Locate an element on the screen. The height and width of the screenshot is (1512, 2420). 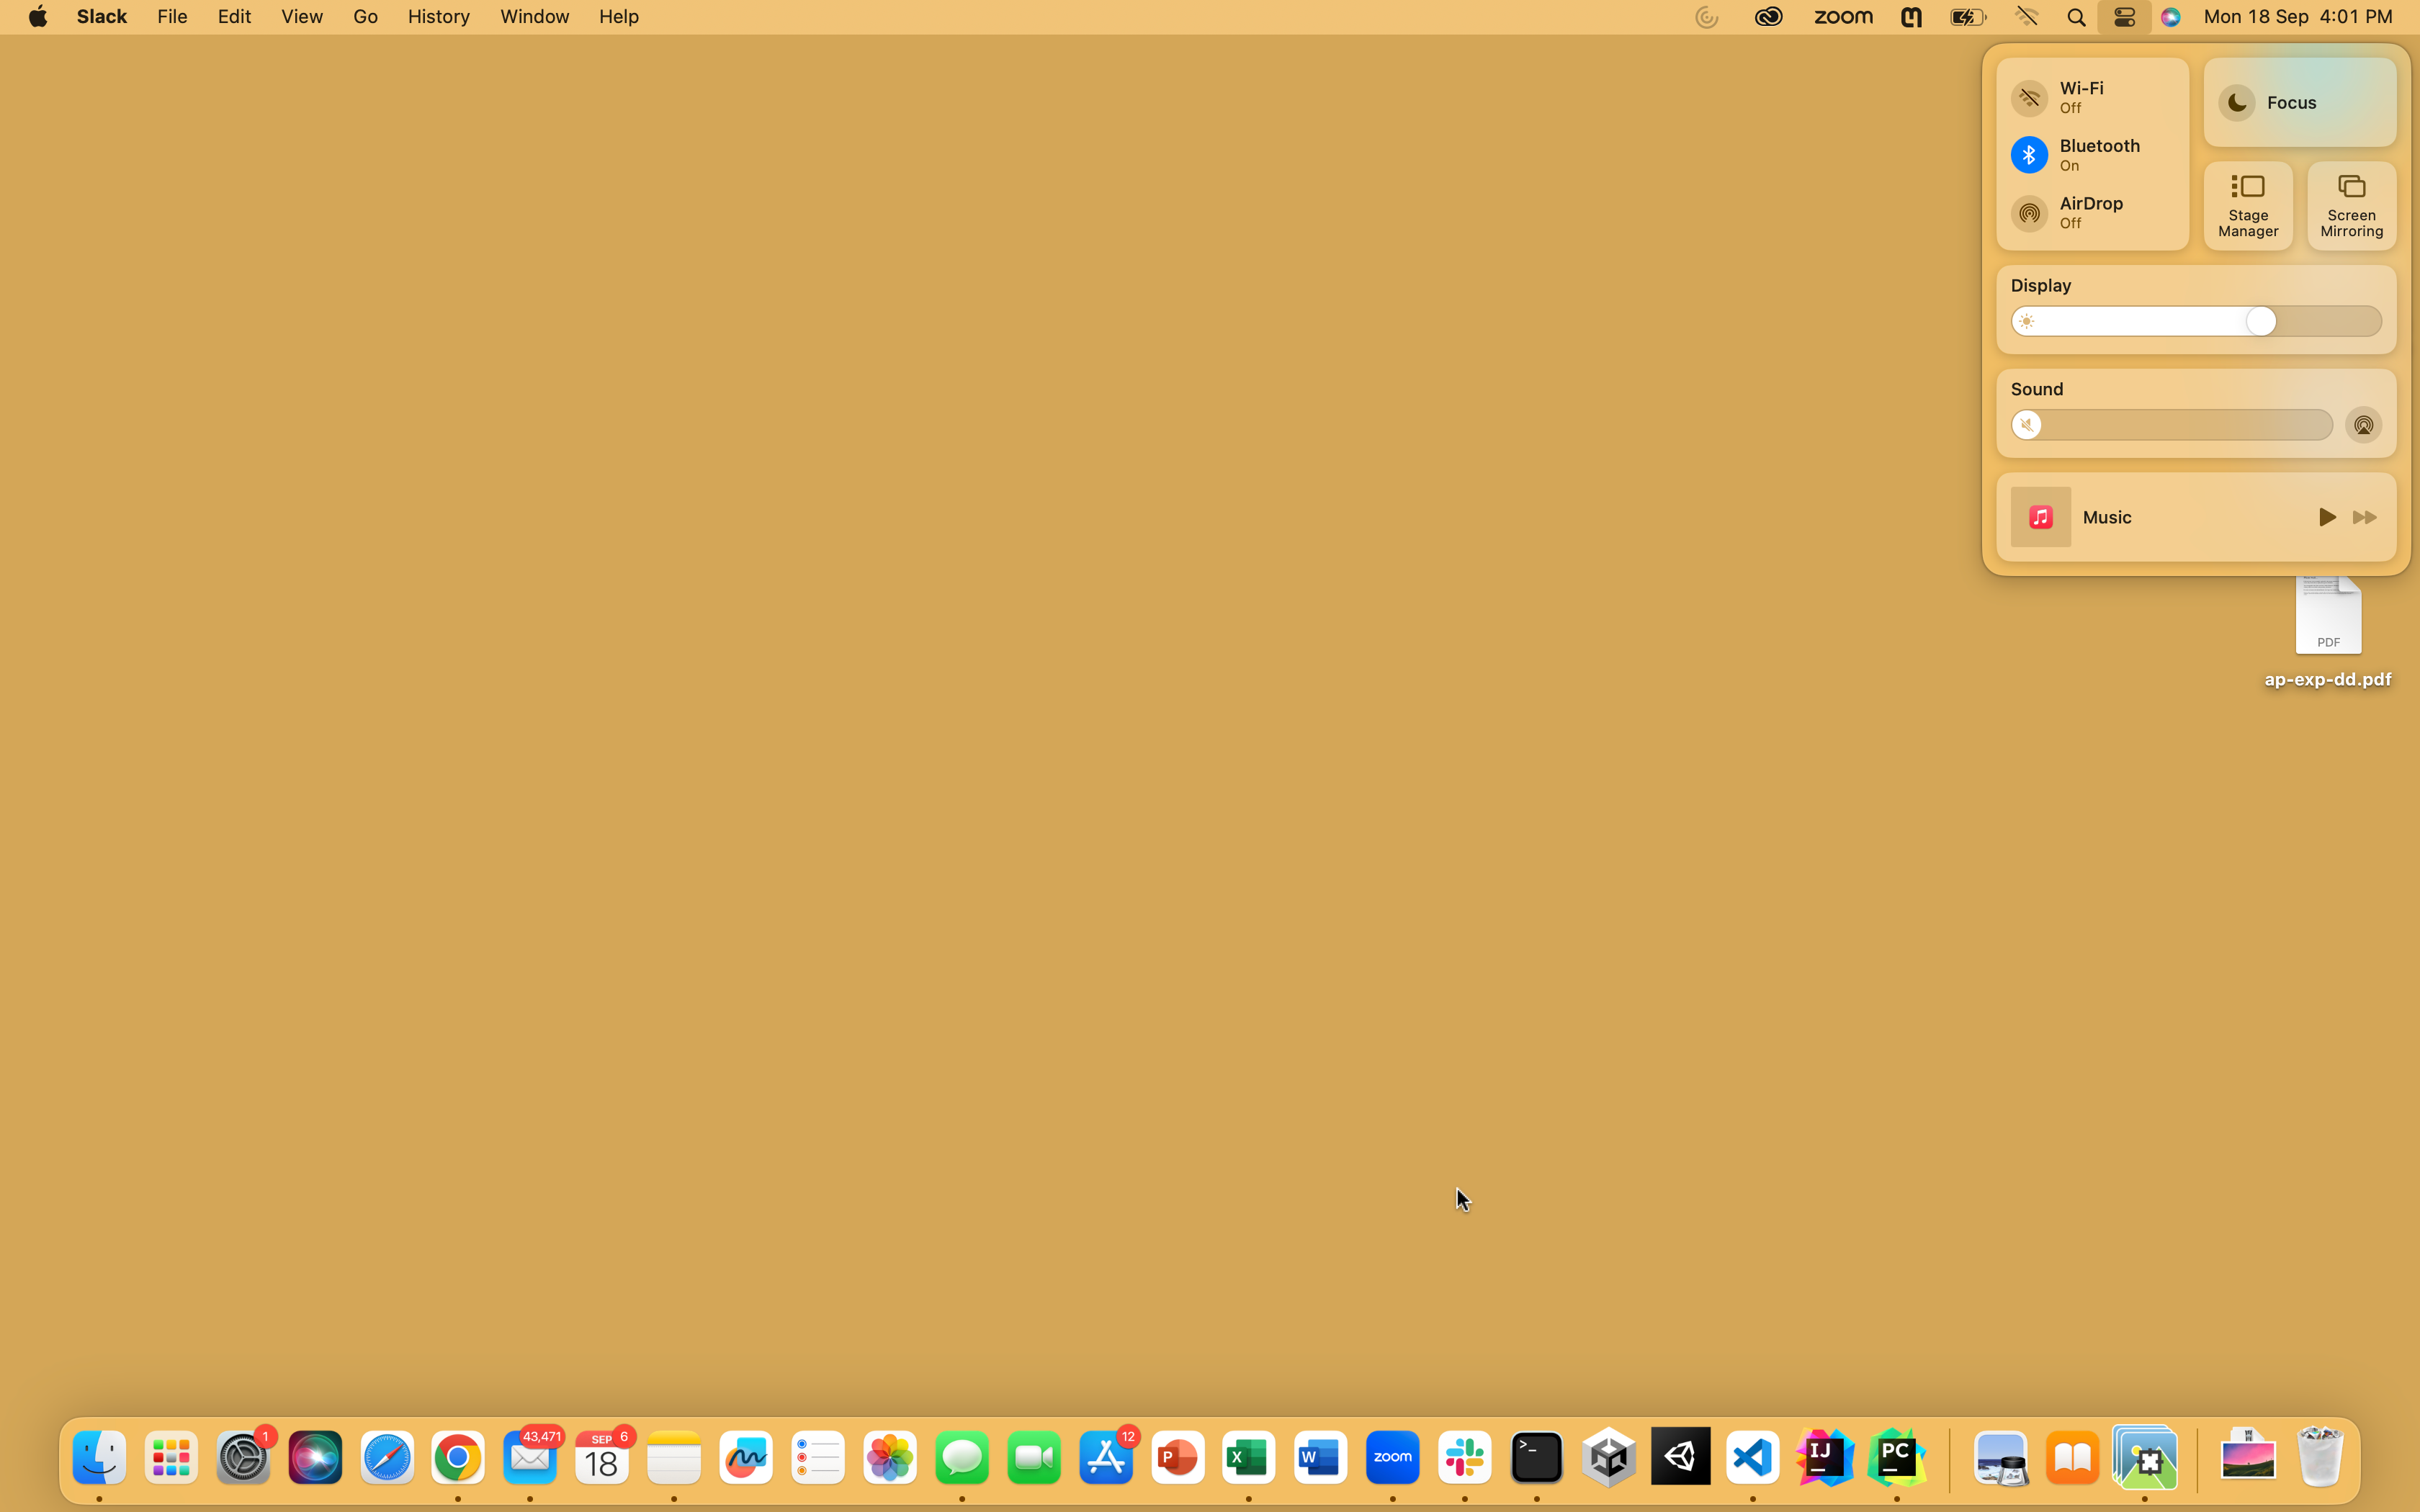
Start airdrop is located at coordinates (2365, 423).